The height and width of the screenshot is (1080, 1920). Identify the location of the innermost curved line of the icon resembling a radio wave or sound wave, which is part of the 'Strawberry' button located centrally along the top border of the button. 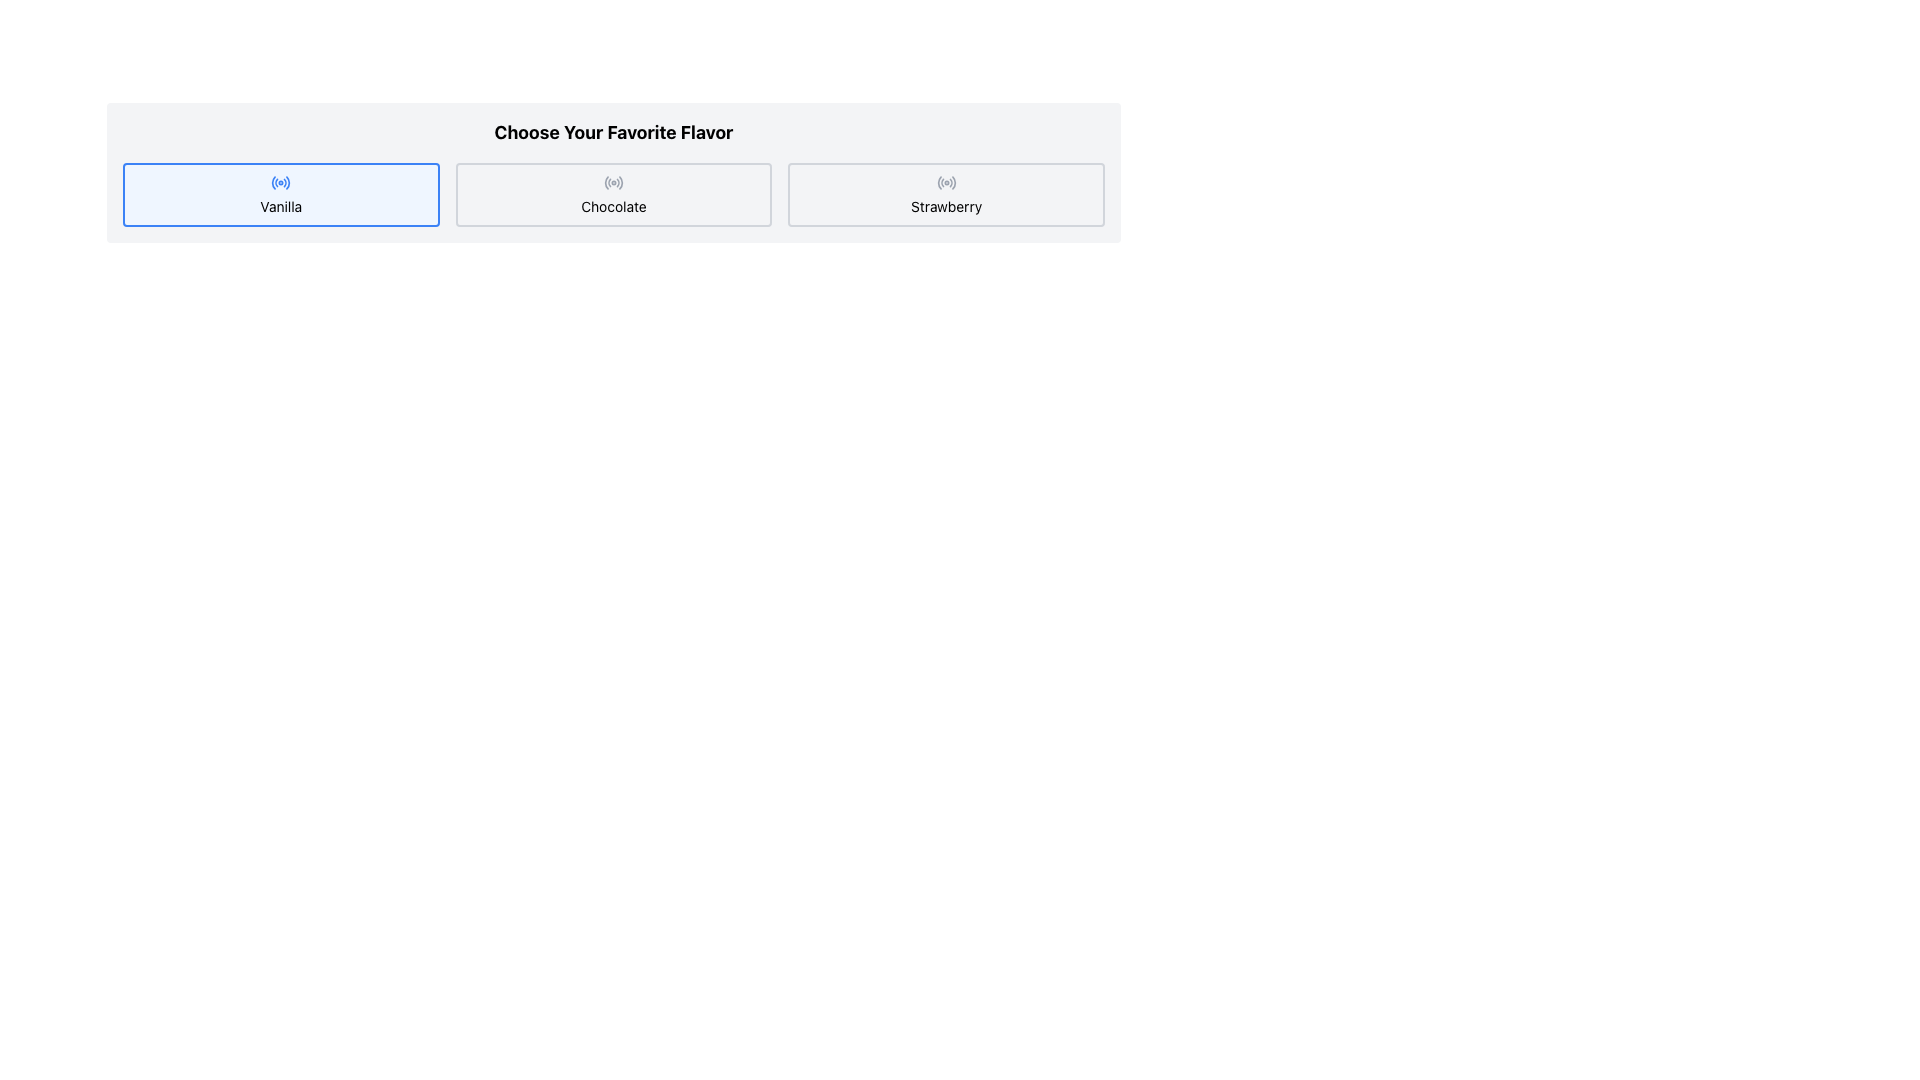
(938, 182).